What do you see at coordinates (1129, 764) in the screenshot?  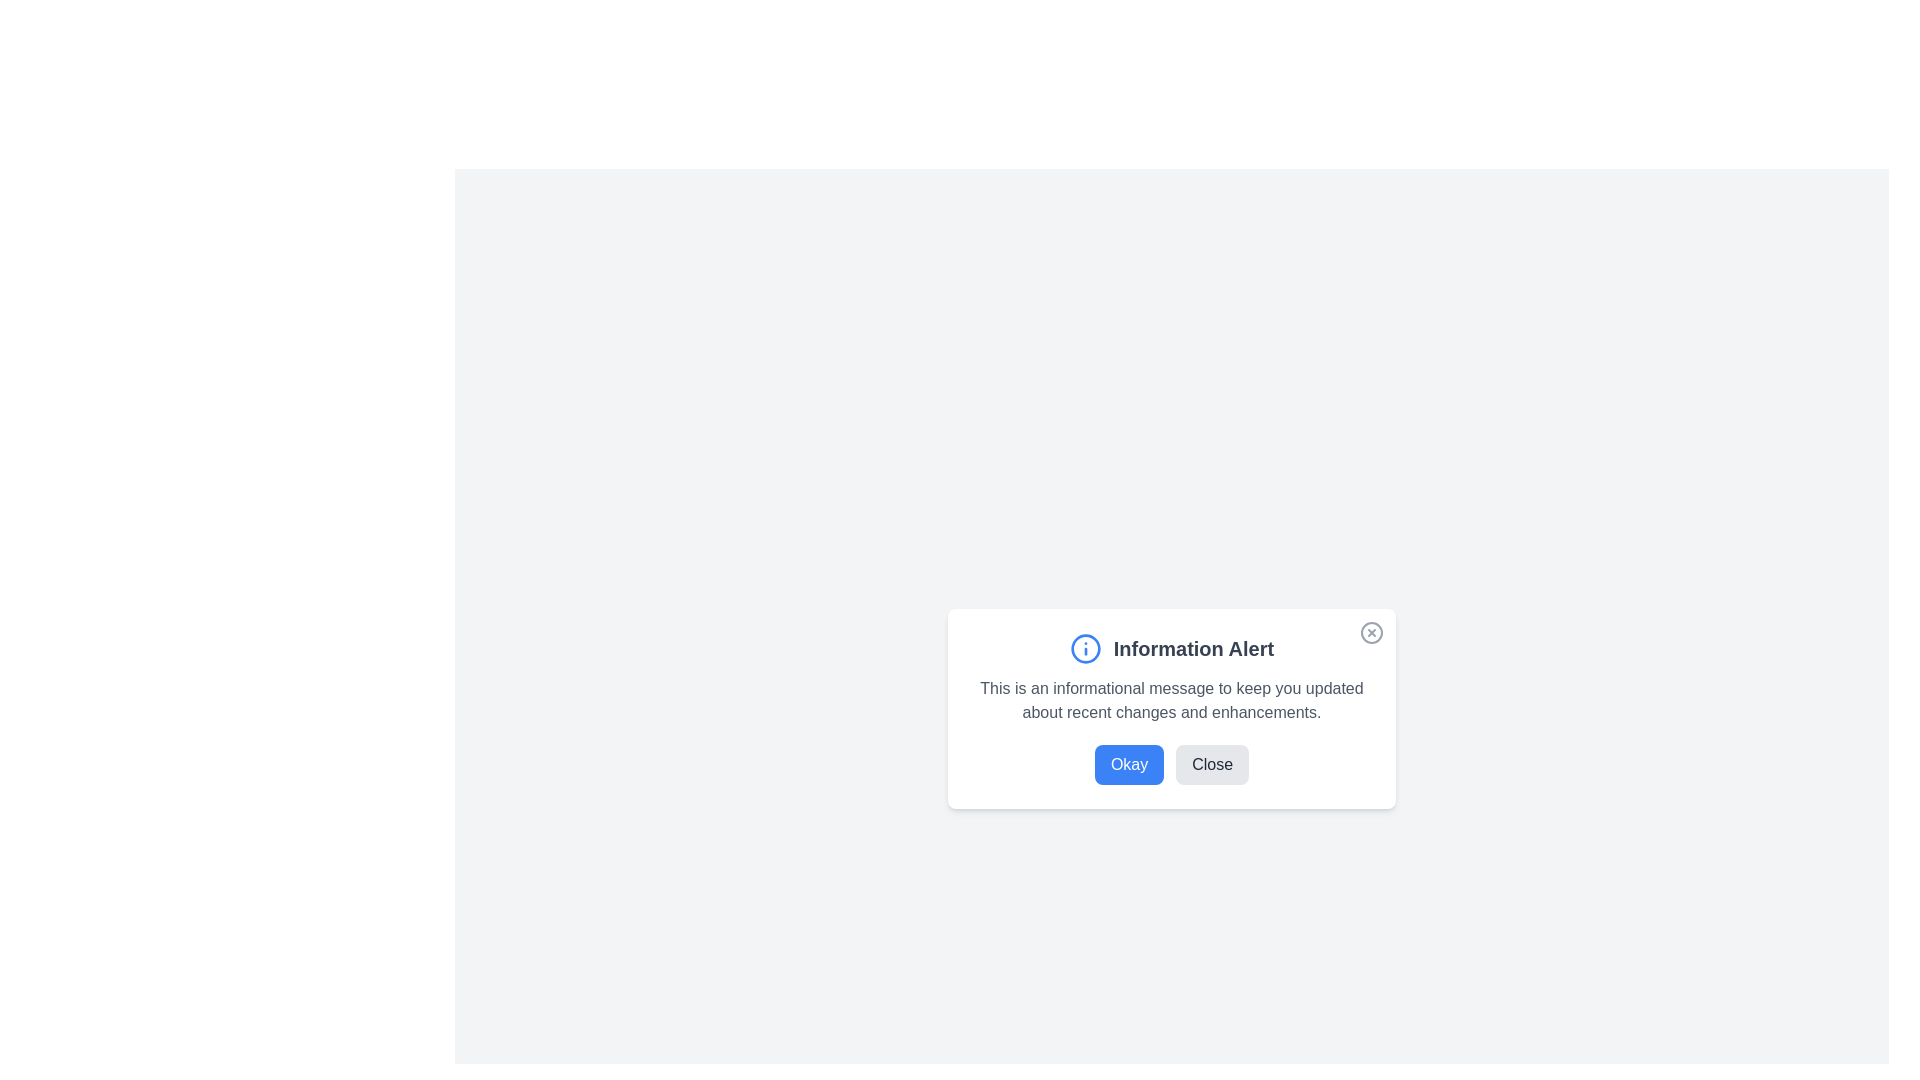 I see `the confirmation button located at the bottom-right corner of the modal dialog to acknowledge the displayed message` at bounding box center [1129, 764].